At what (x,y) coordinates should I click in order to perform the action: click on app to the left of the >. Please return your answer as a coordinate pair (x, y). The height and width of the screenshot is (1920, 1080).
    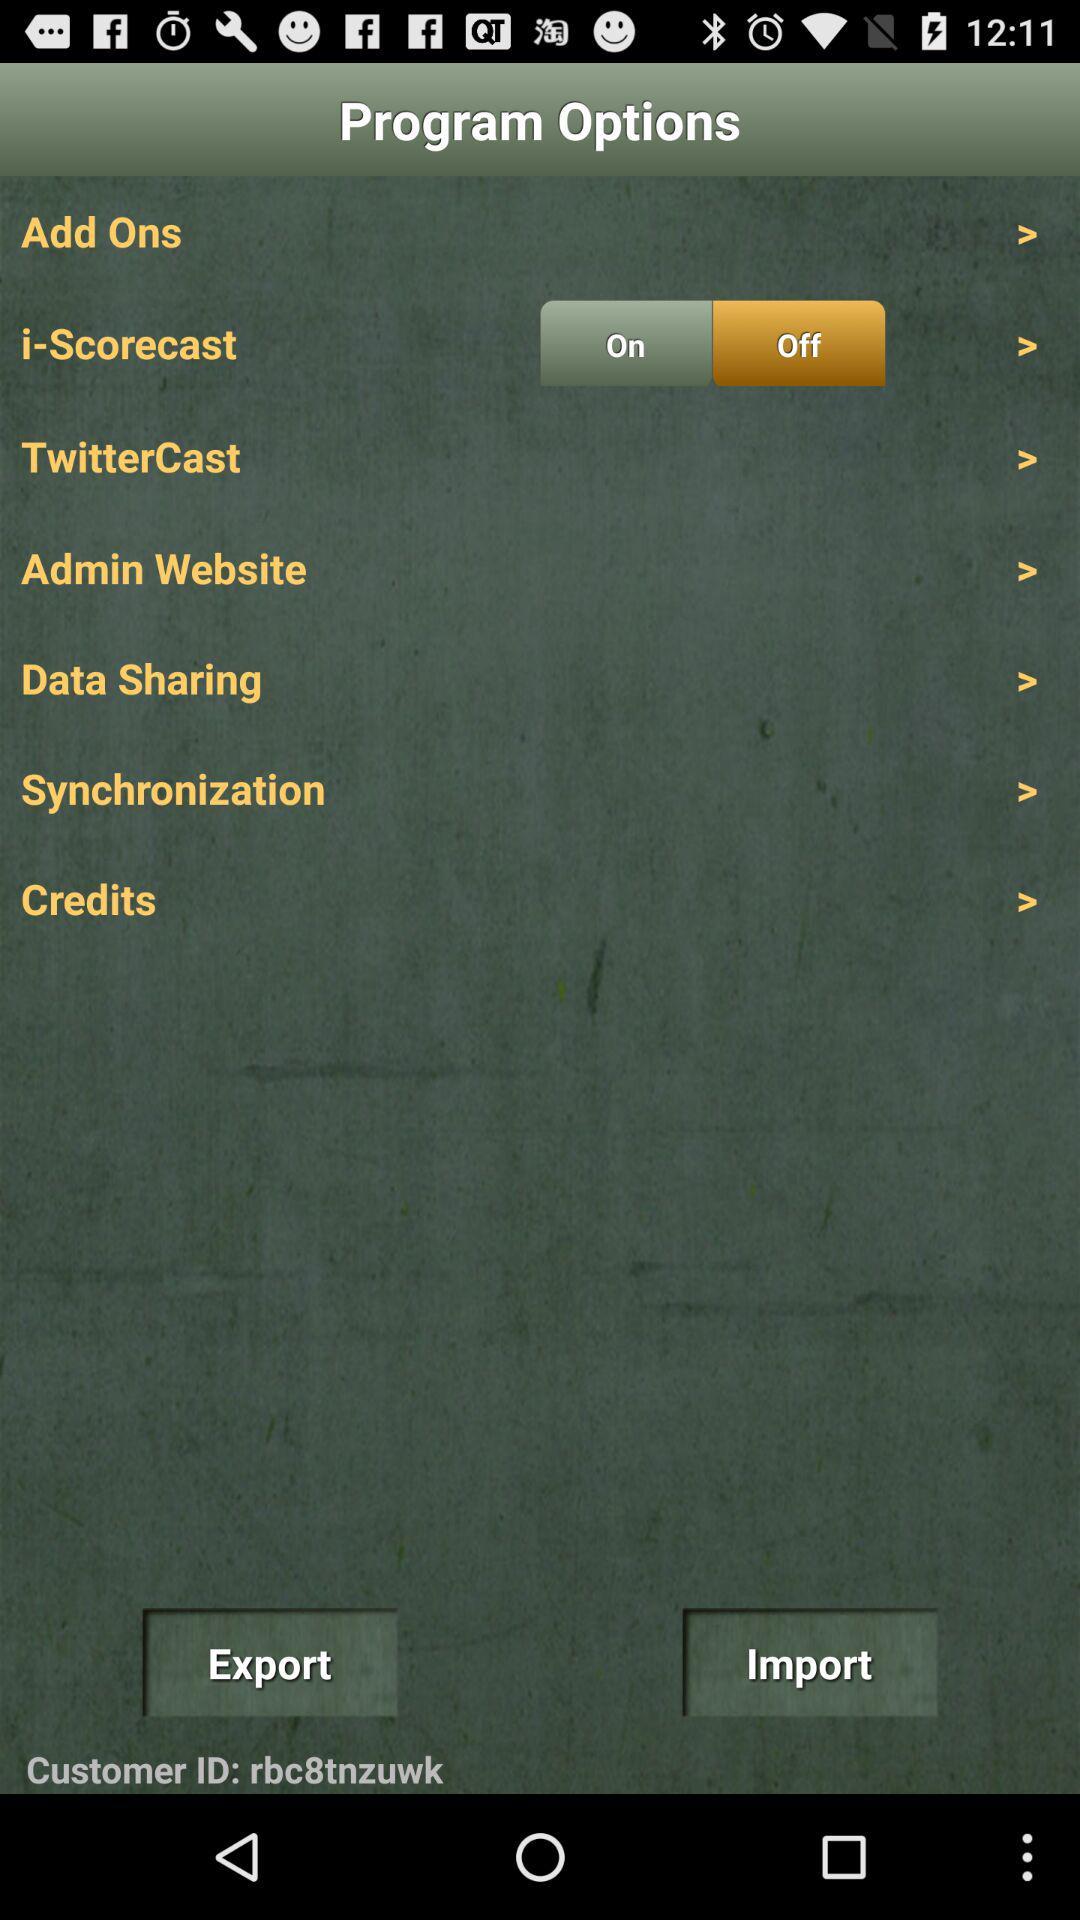
    Looking at the image, I should click on (798, 343).